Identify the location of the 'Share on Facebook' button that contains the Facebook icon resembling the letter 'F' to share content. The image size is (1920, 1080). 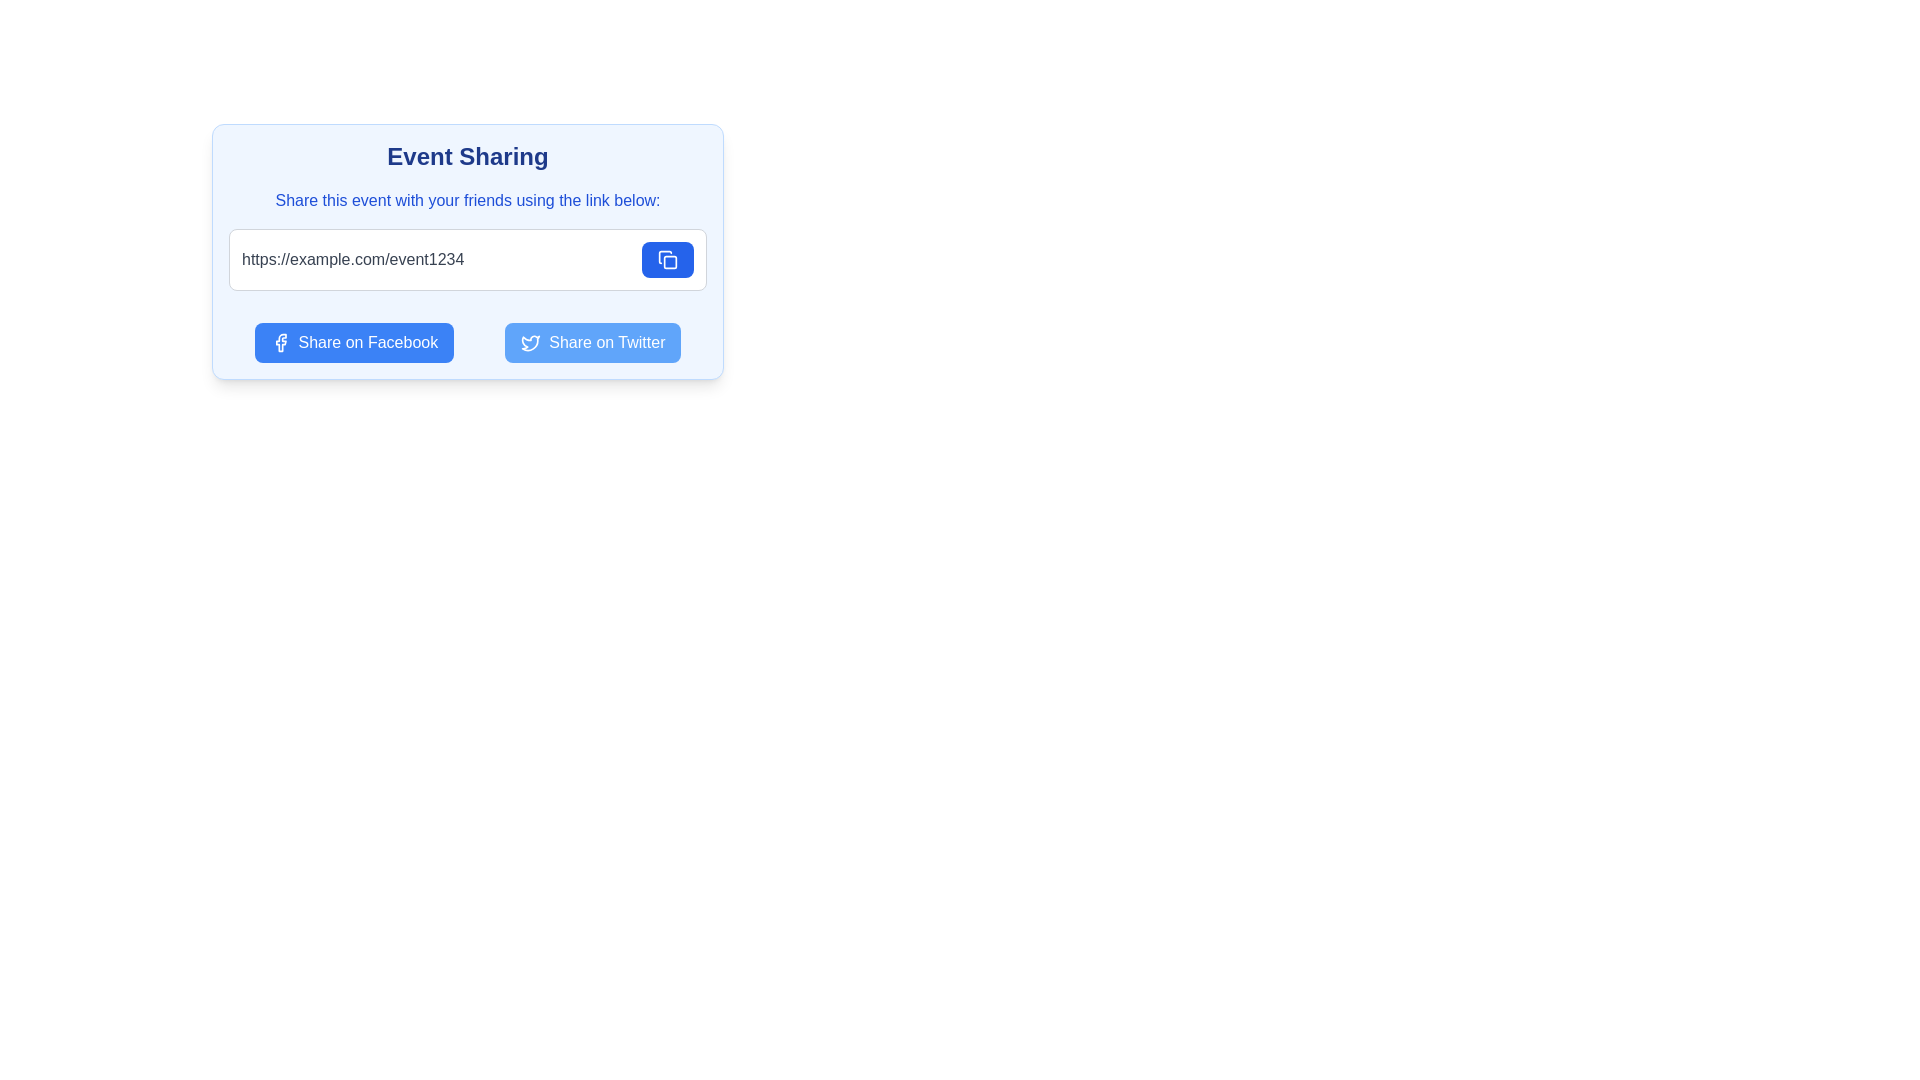
(279, 342).